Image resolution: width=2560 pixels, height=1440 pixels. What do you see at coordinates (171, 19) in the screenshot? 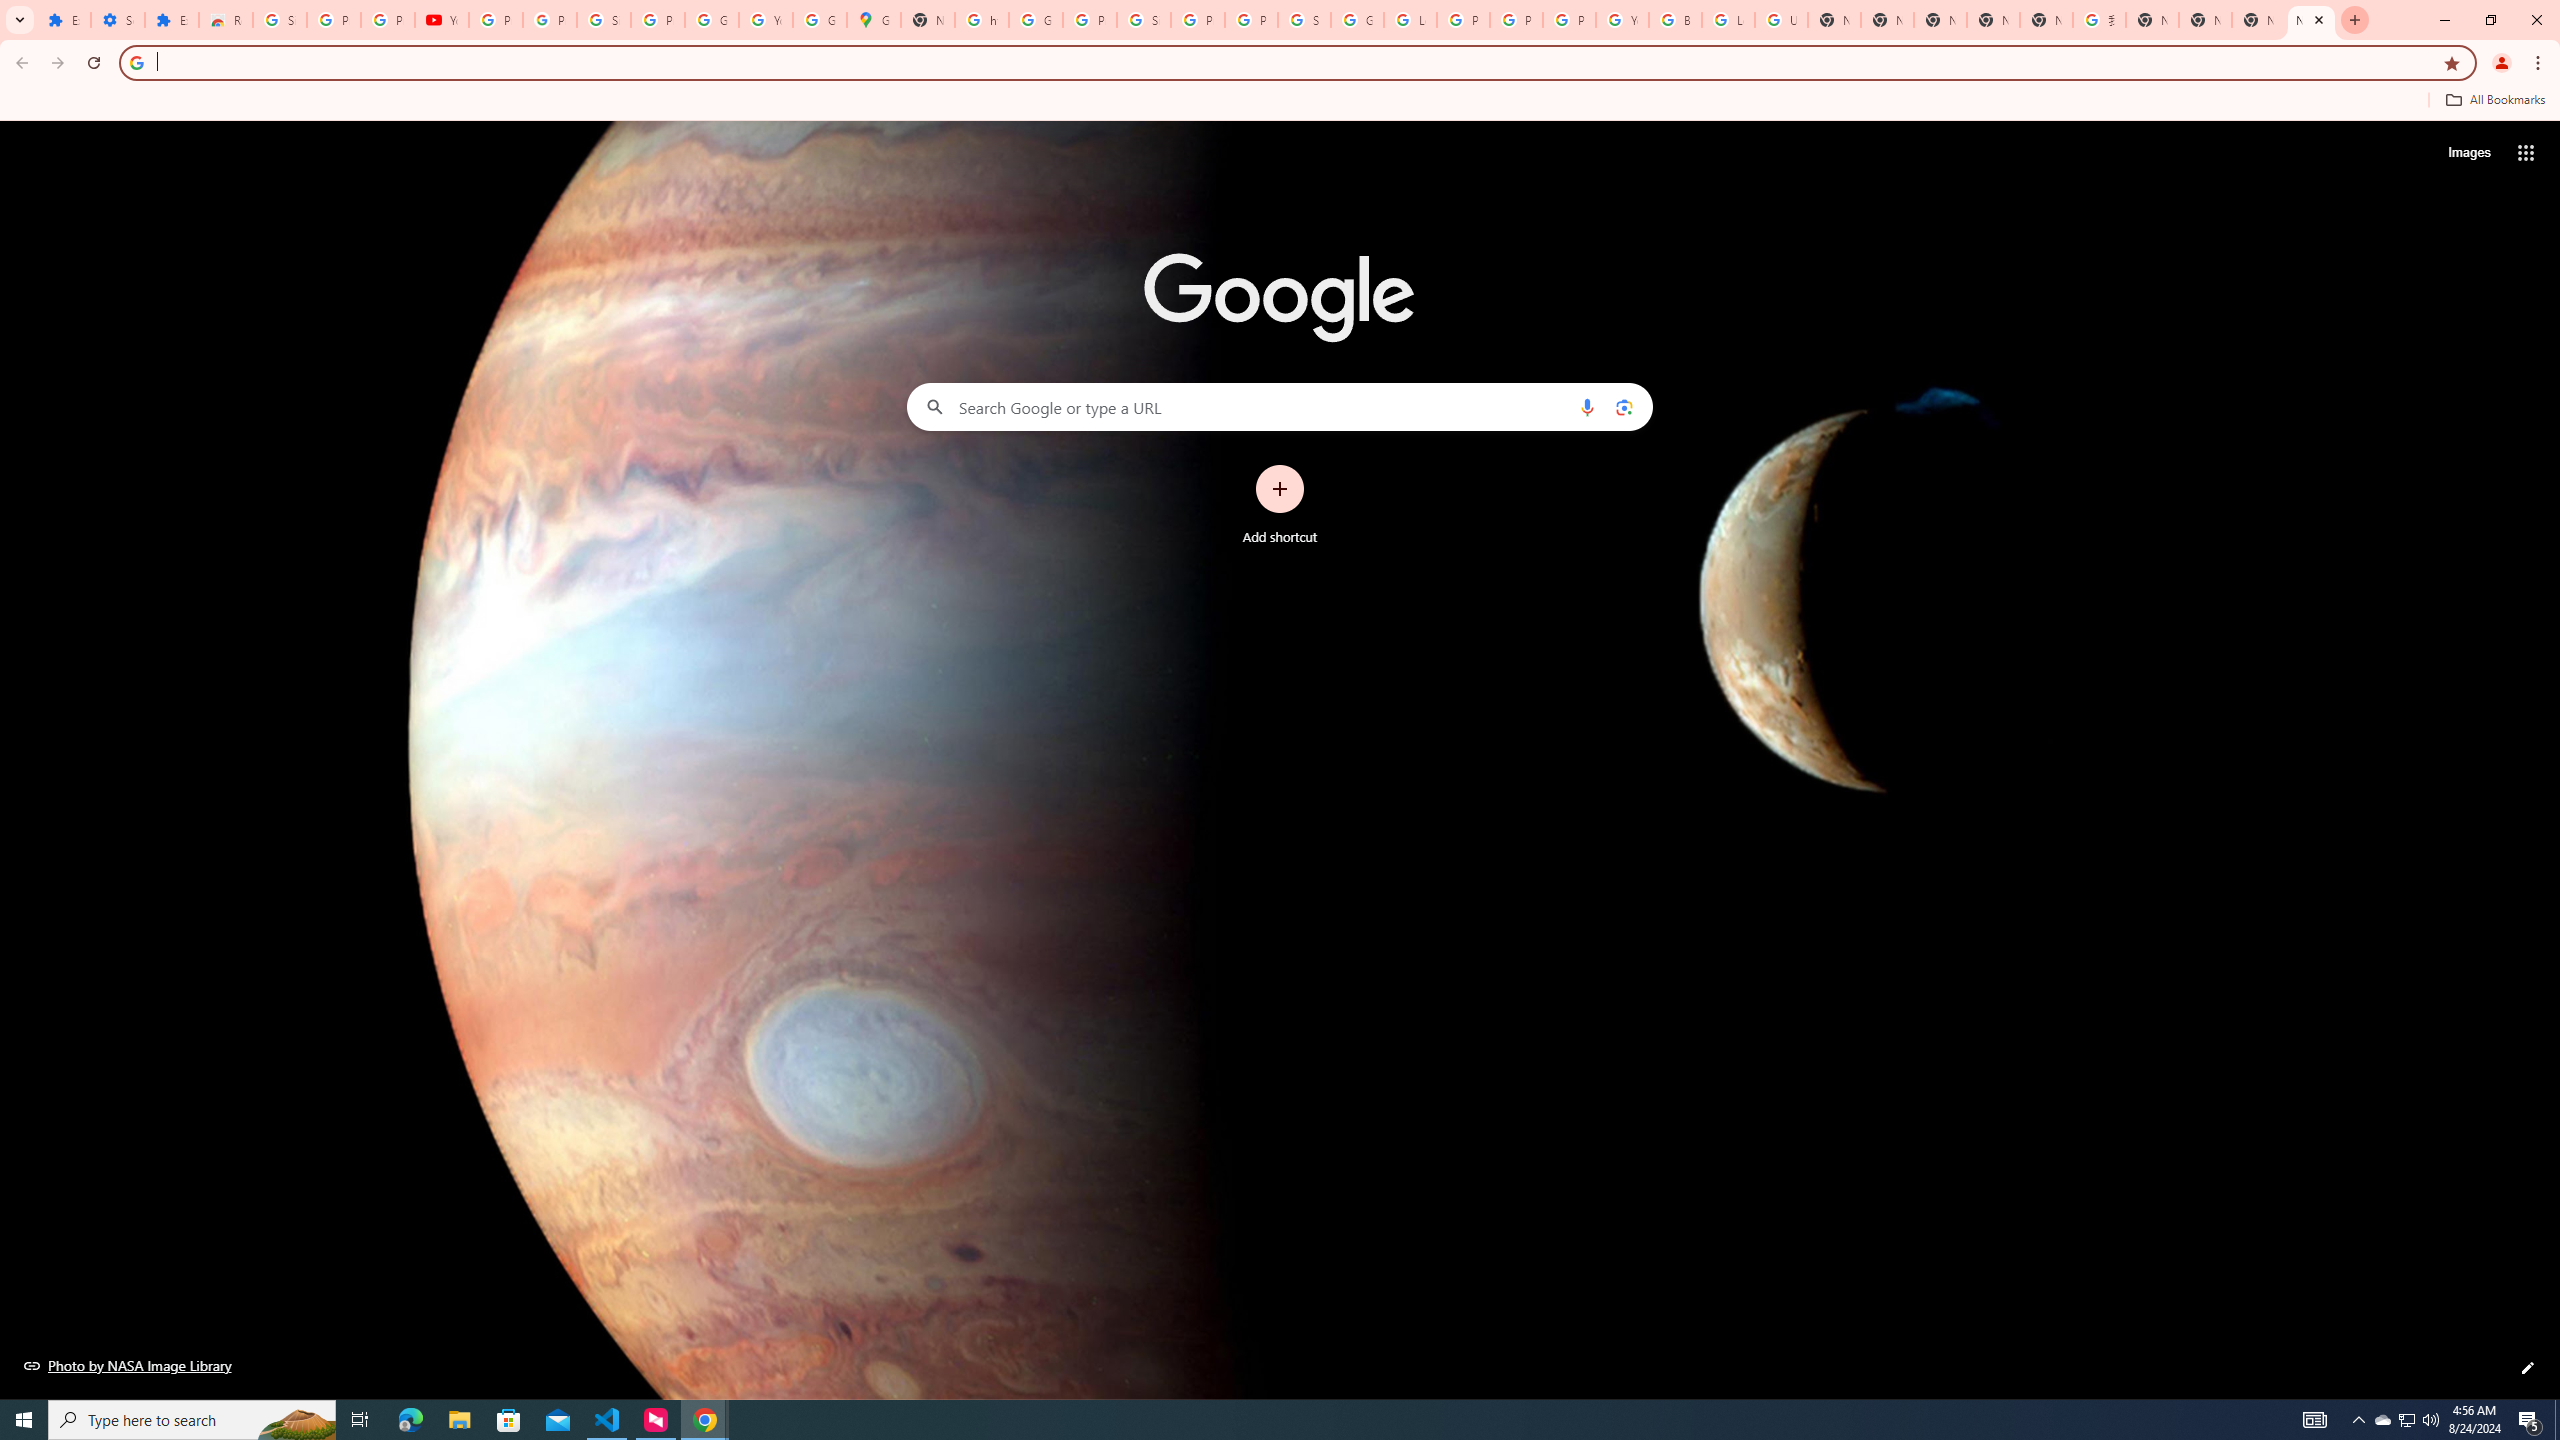
I see `'Extensions'` at bounding box center [171, 19].